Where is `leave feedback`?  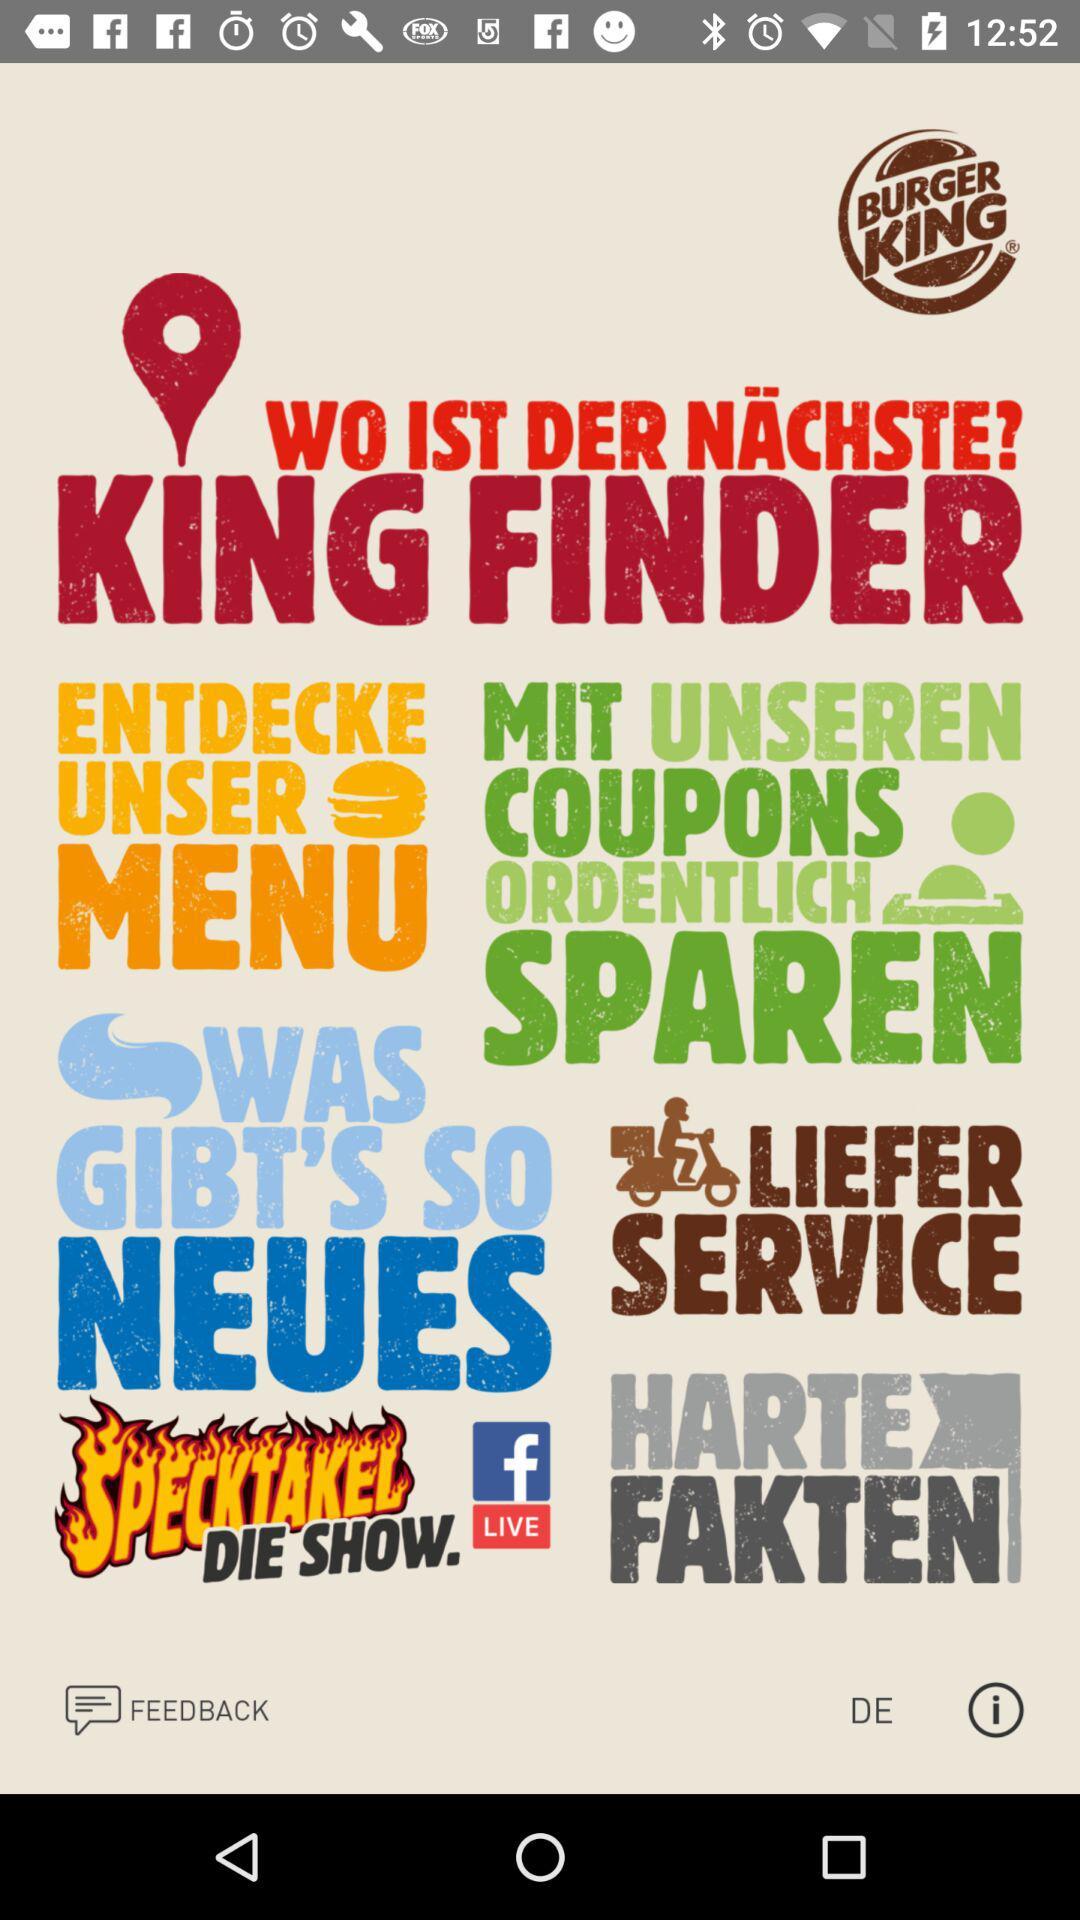
leave feedback is located at coordinates (165, 1708).